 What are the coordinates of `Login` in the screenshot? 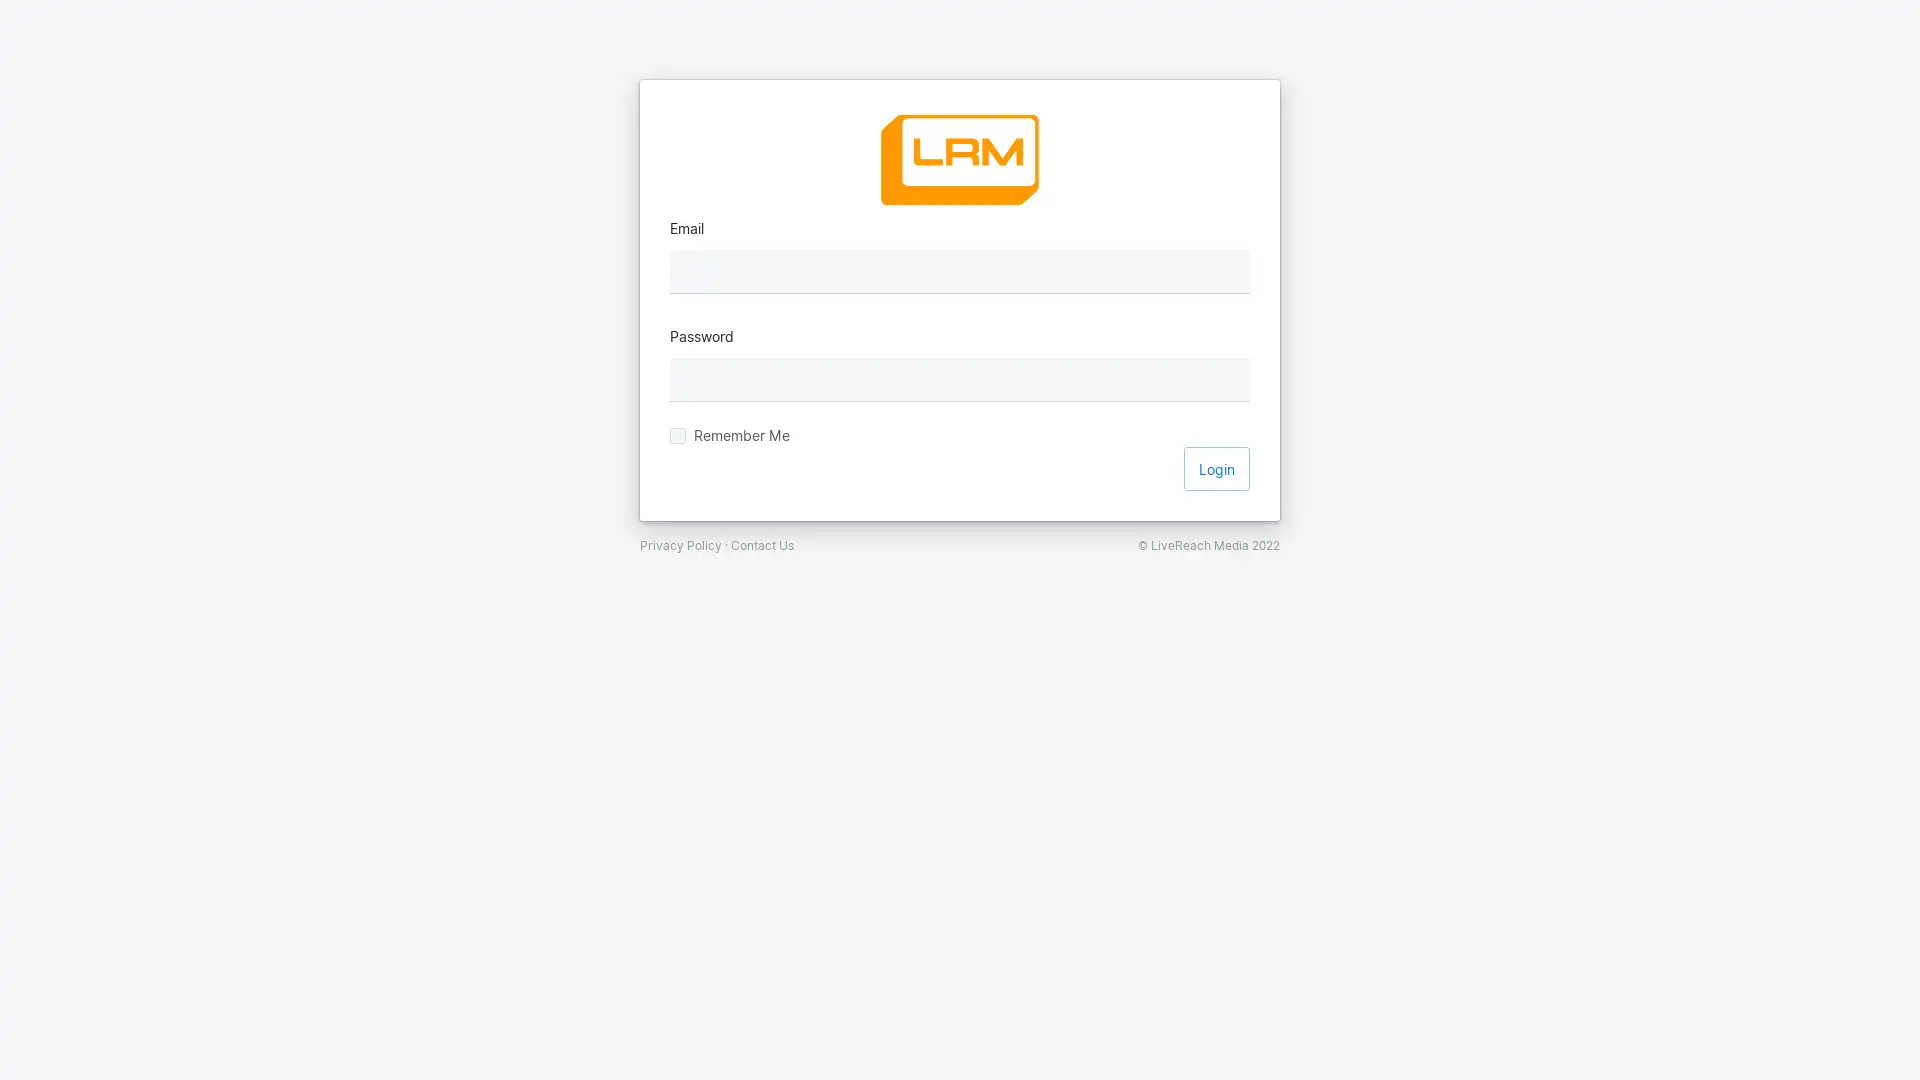 It's located at (1214, 467).